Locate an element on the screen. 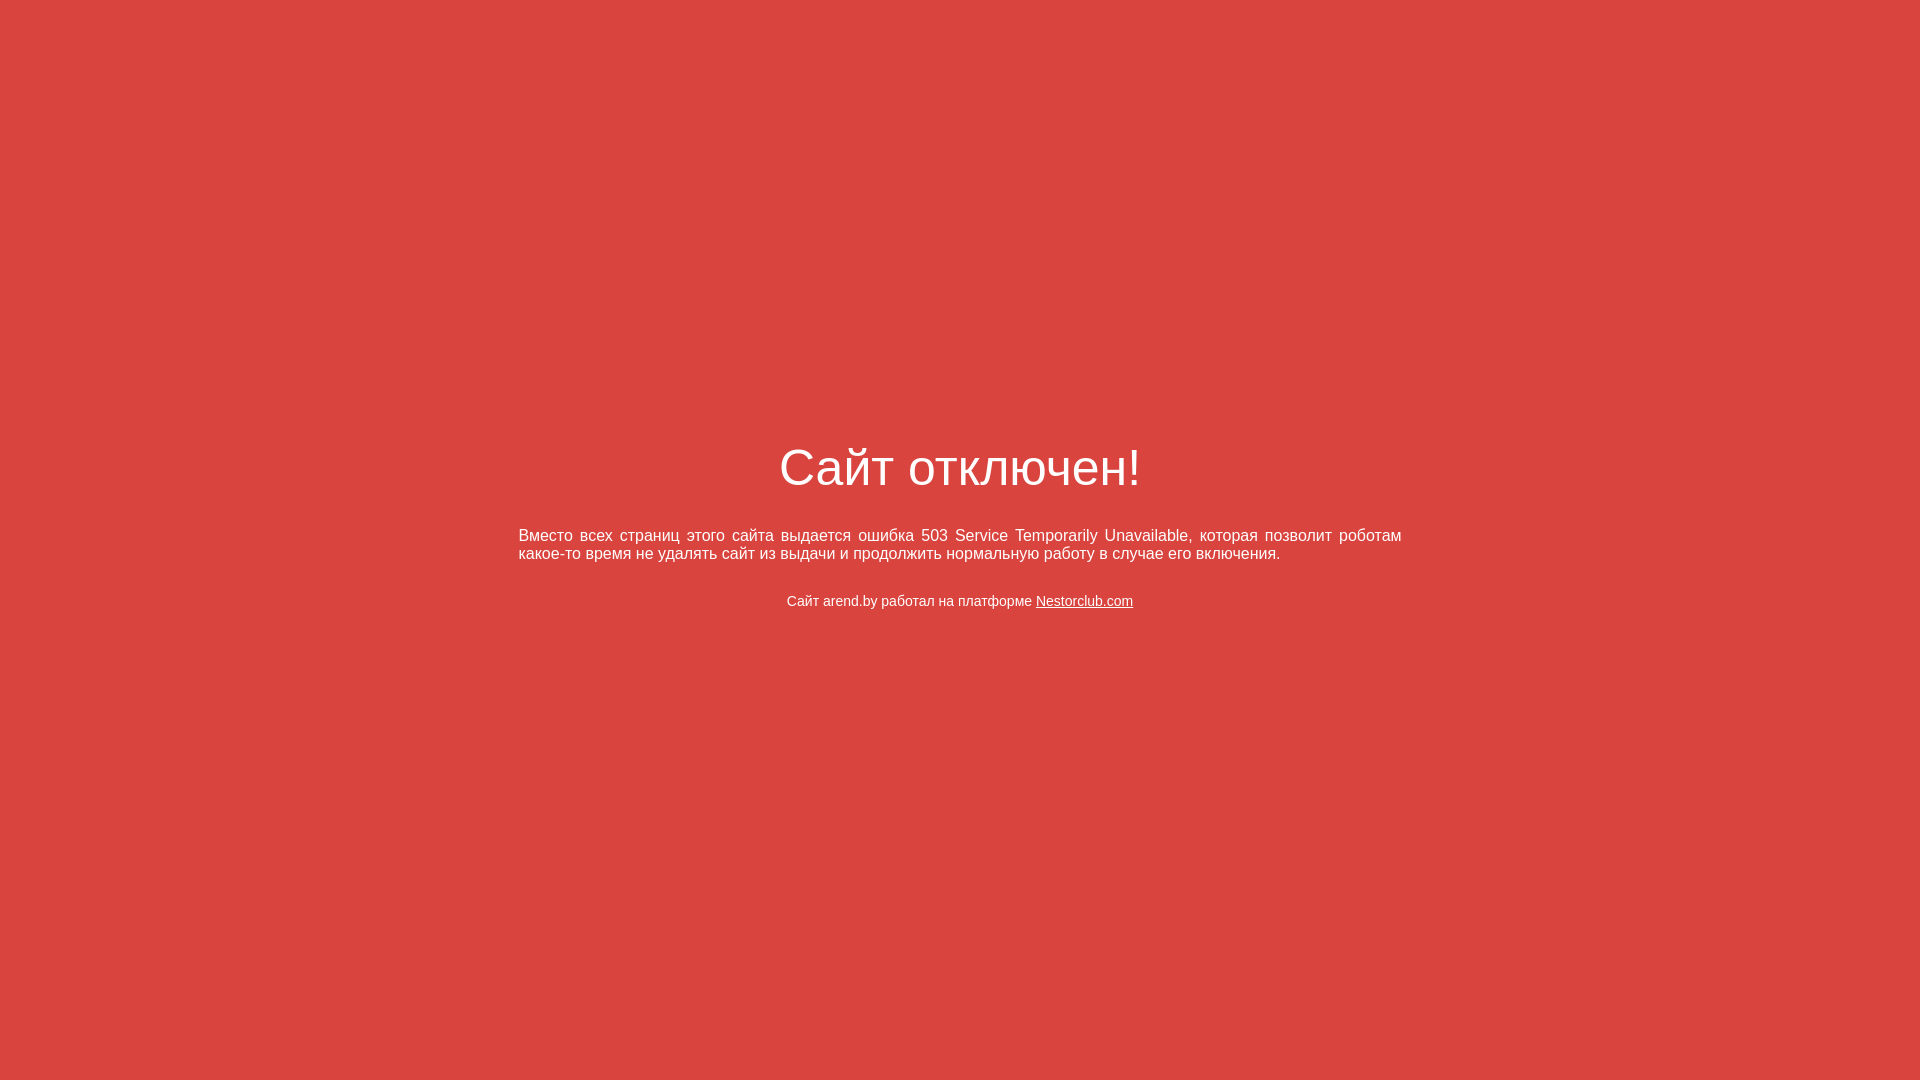  'Nestorclub.com' is located at coordinates (1083, 600).